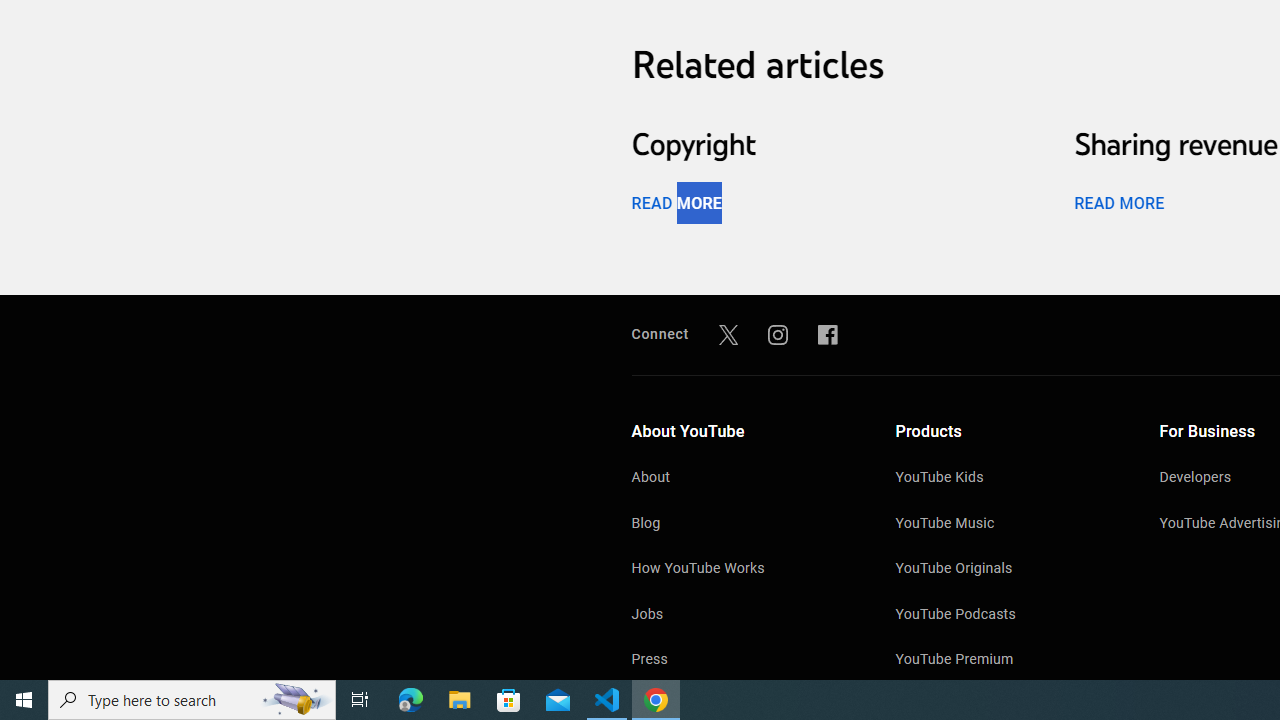 The width and height of the screenshot is (1280, 720). I want to click on 'YouTube Kids', so click(1007, 479).